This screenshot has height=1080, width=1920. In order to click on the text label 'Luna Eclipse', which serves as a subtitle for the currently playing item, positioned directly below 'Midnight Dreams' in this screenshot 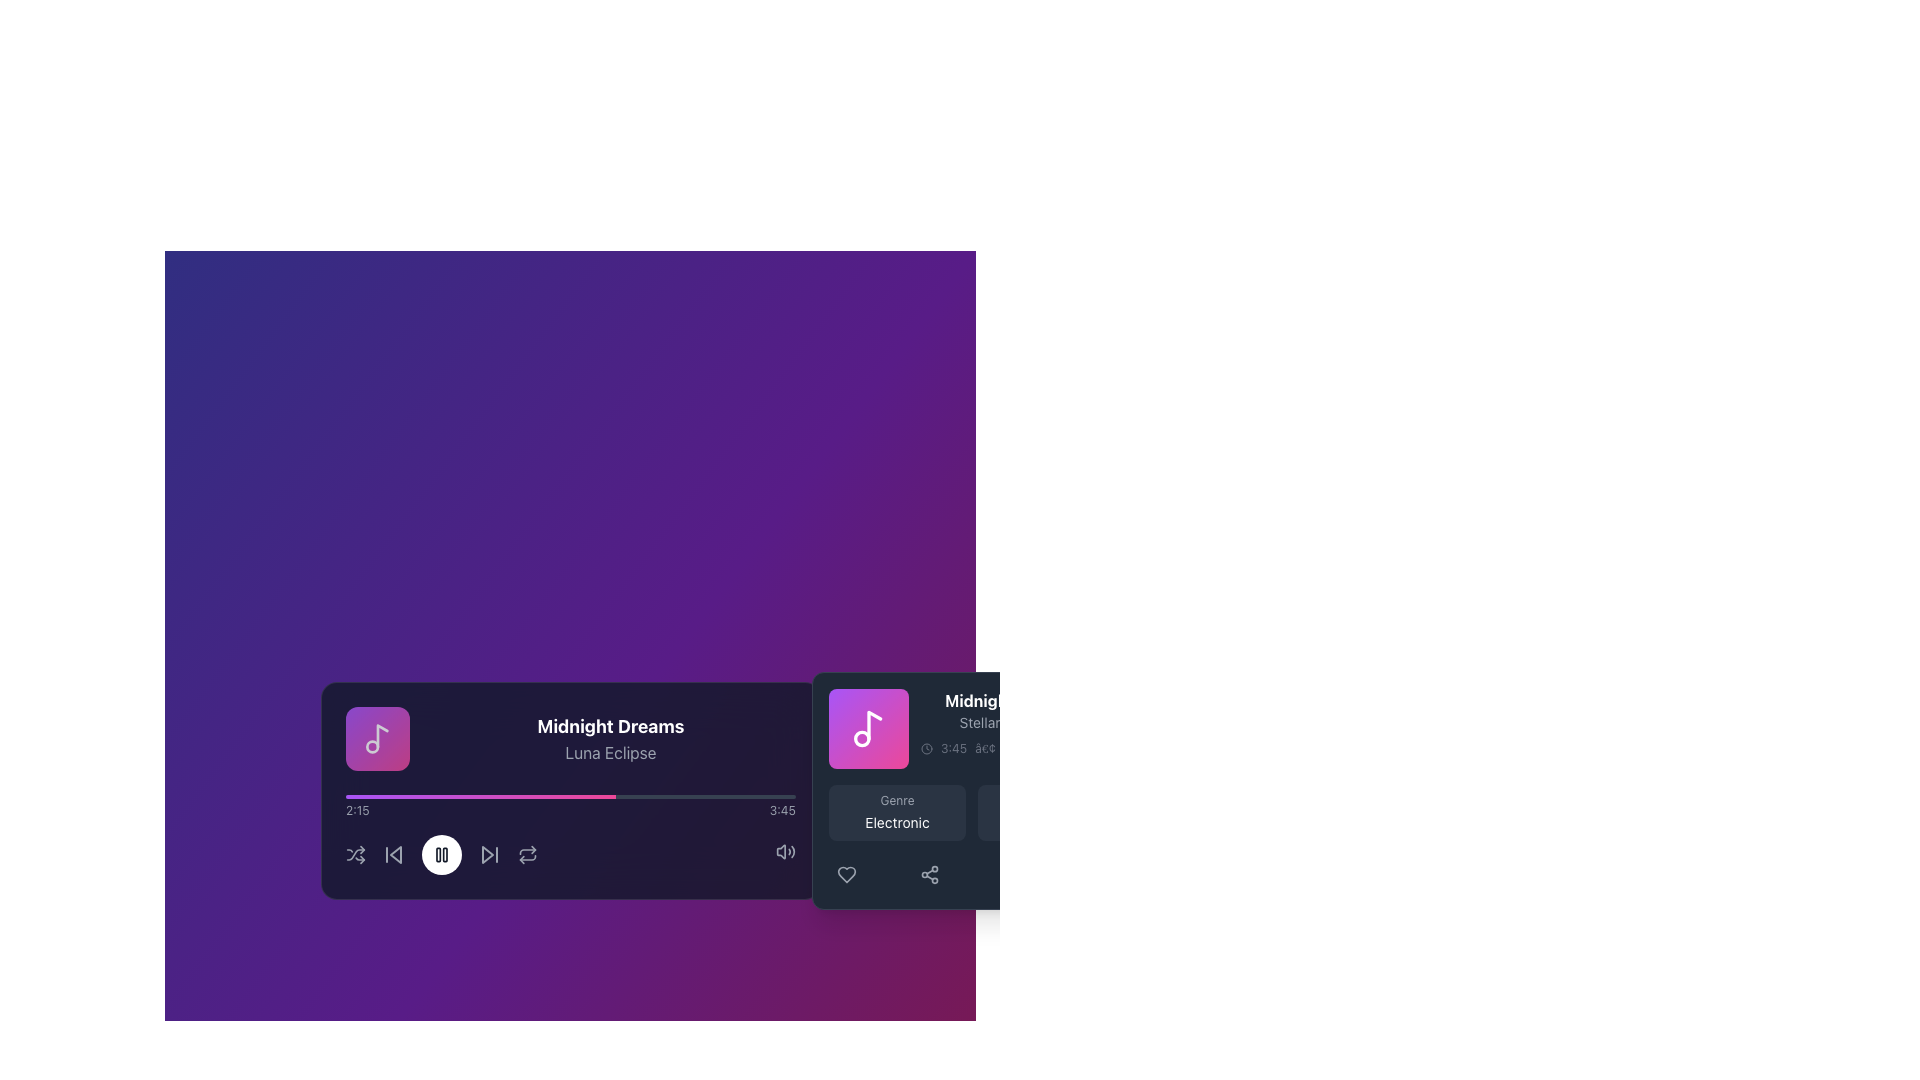, I will do `click(609, 752)`.